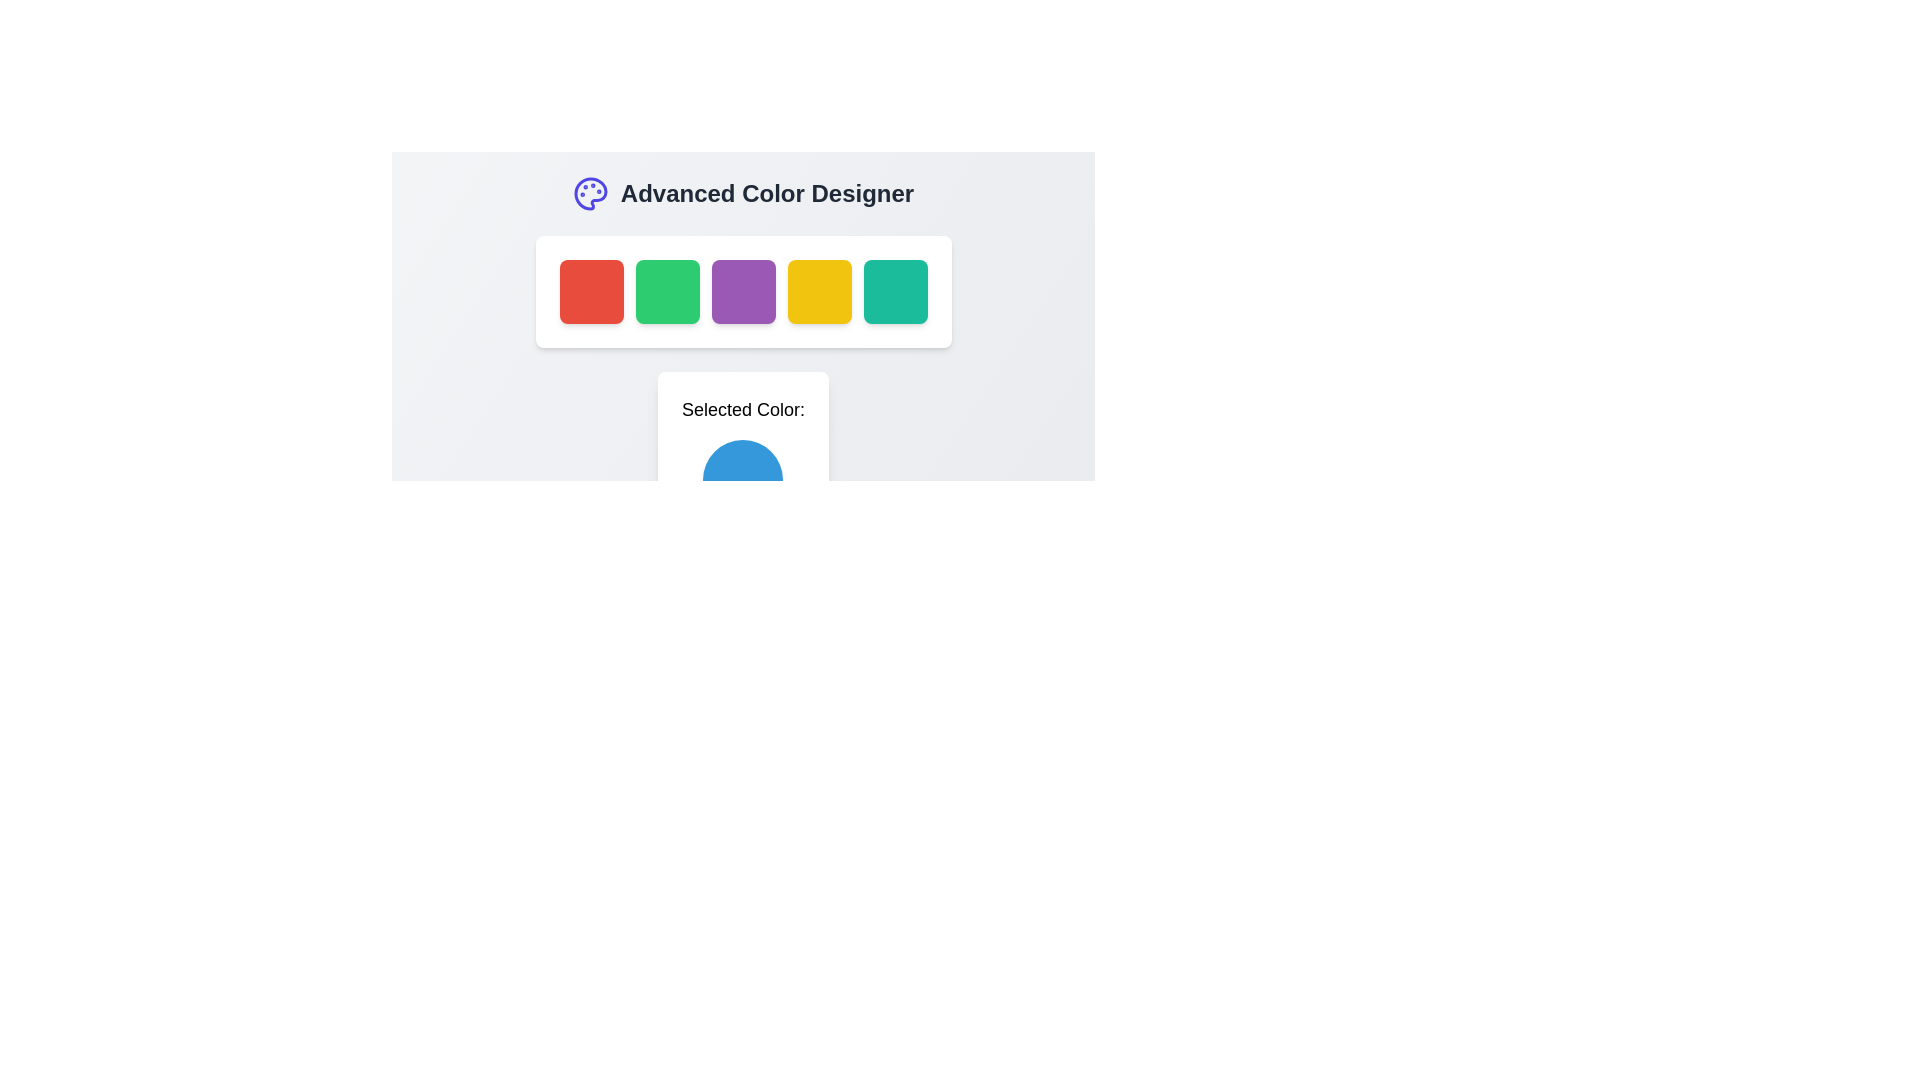 The width and height of the screenshot is (1920, 1080). I want to click on the bold text label reading 'Advanced Color Designer' that is styled in dark gray and positioned to the right of a purple palette icon, so click(766, 193).